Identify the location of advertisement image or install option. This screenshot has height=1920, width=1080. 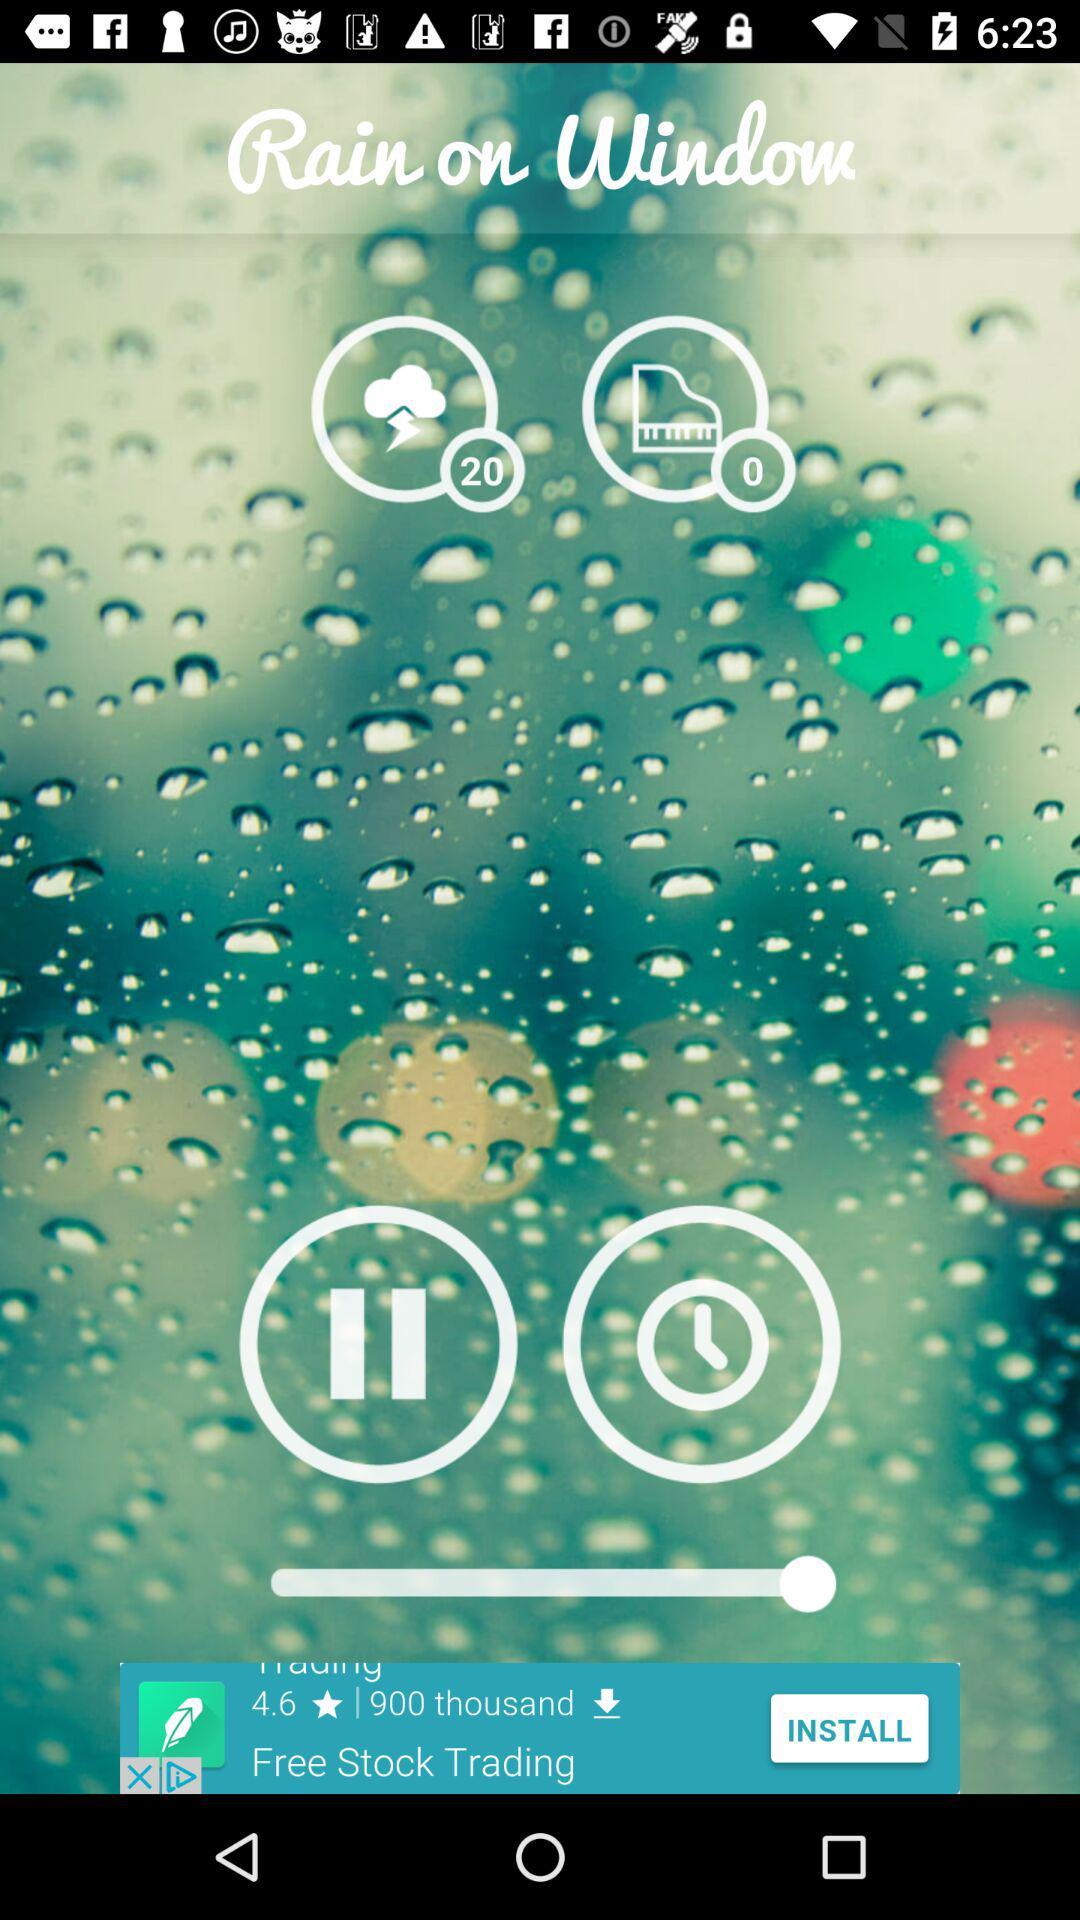
(540, 1727).